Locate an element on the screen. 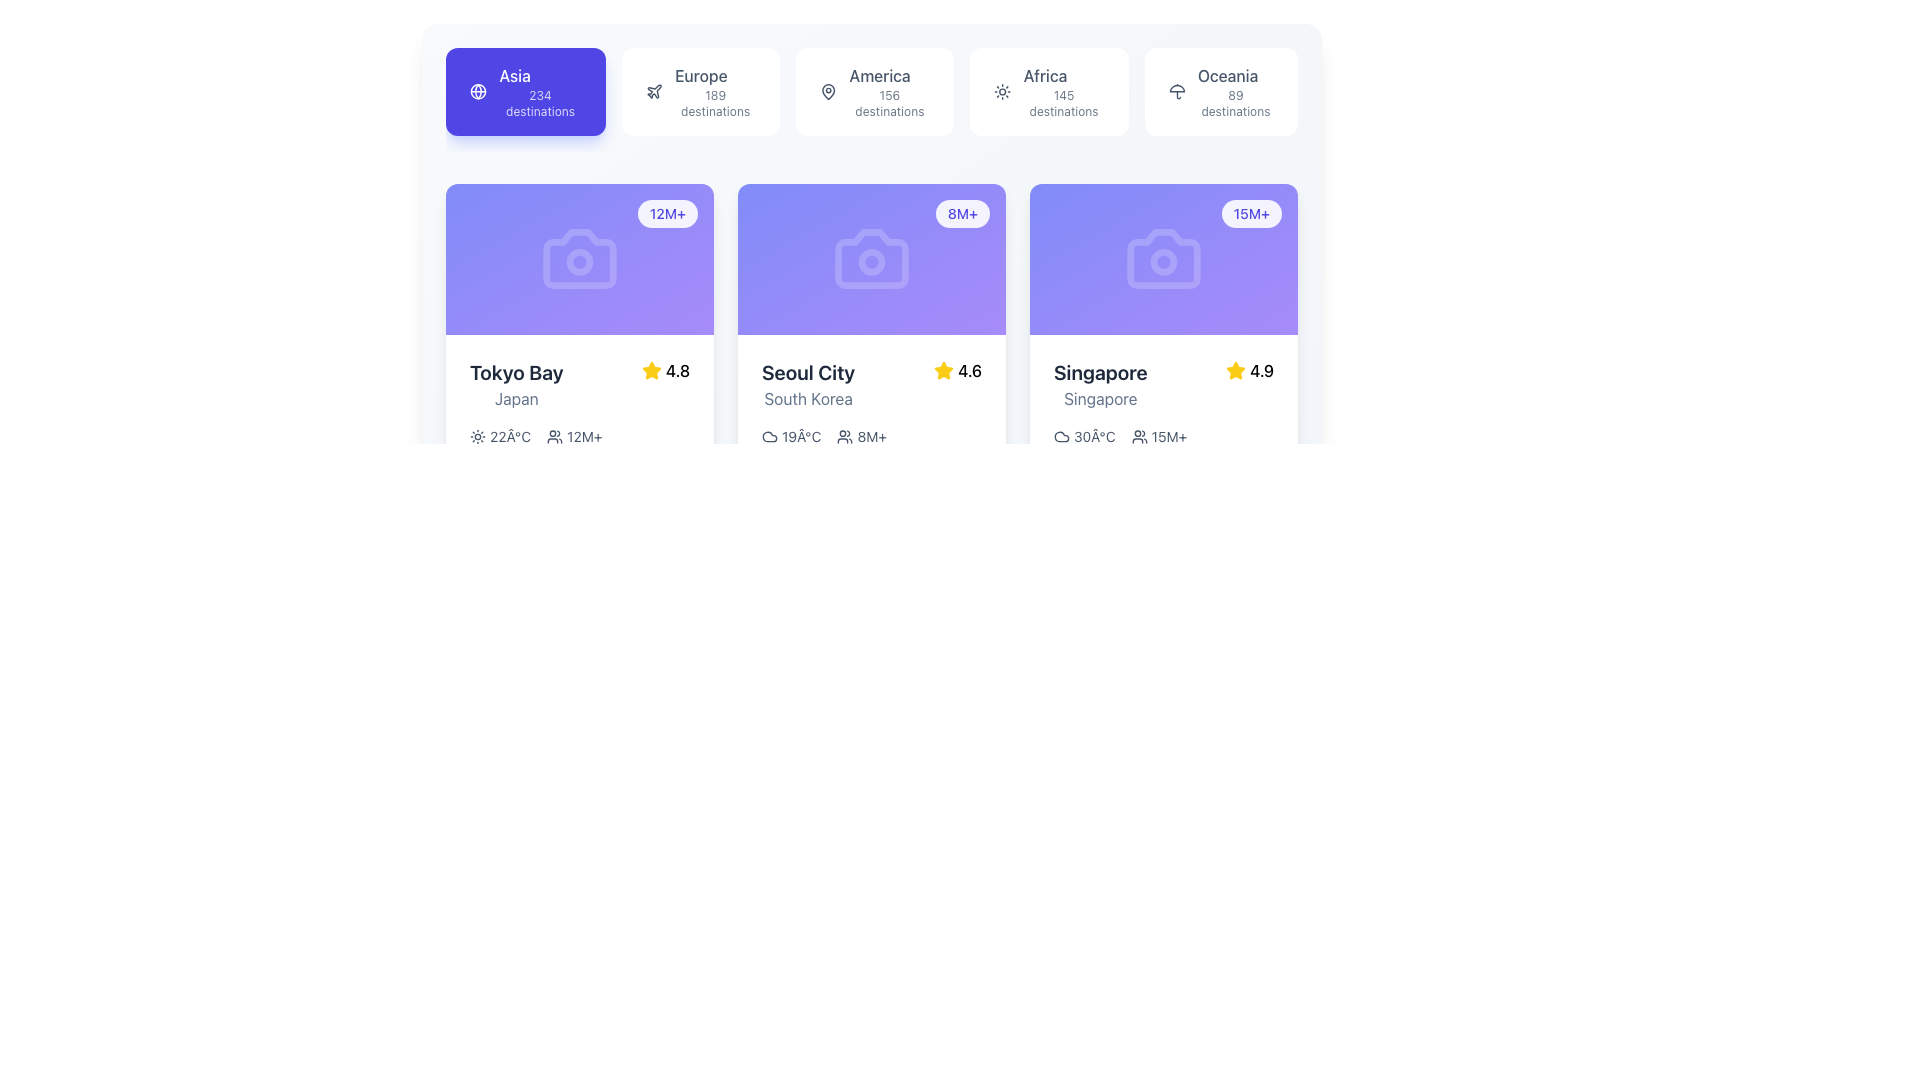  the weather and population statistics component displaying '19°C' and '8M+' in the middle card of the three-card layout for Seoul City is located at coordinates (872, 434).